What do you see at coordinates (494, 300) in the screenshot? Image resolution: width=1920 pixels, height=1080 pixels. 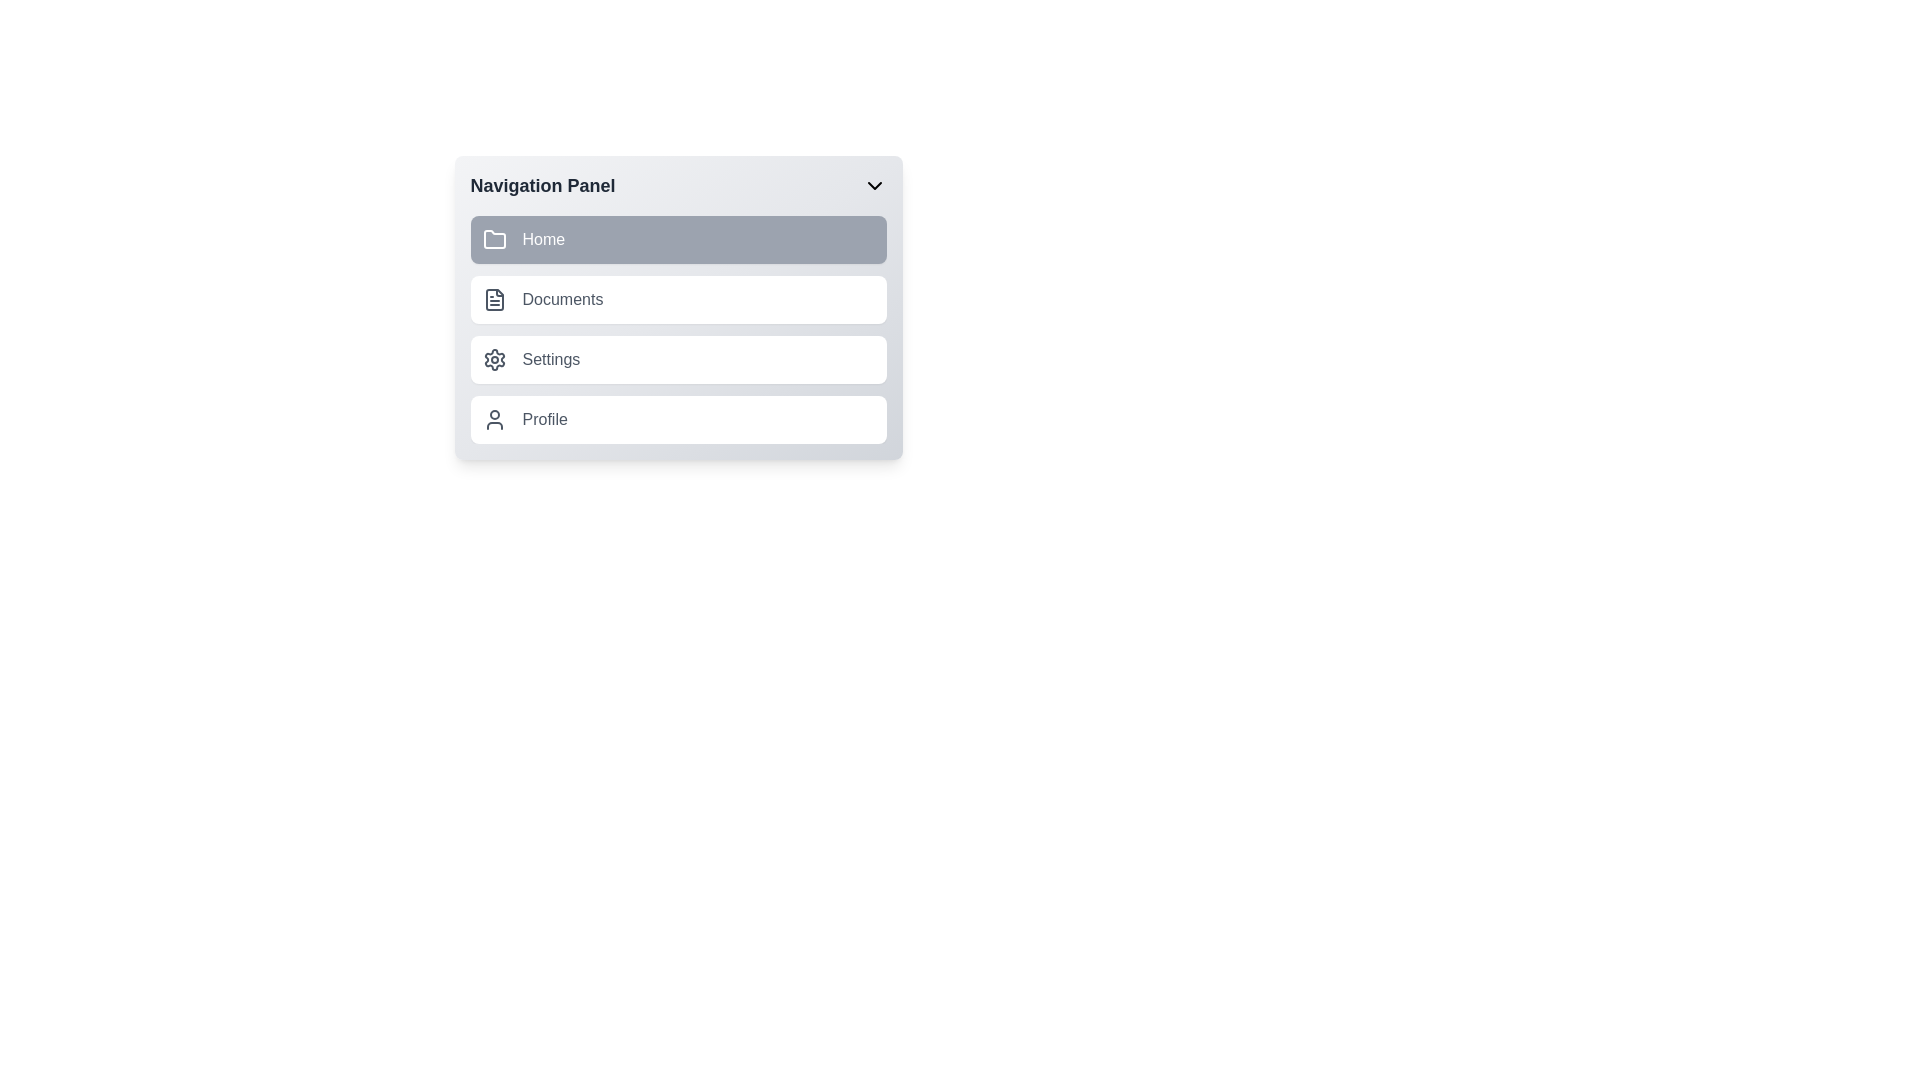 I see `the 'Documents' icon located as the second icon in the vertical list of the navigation panel` at bounding box center [494, 300].